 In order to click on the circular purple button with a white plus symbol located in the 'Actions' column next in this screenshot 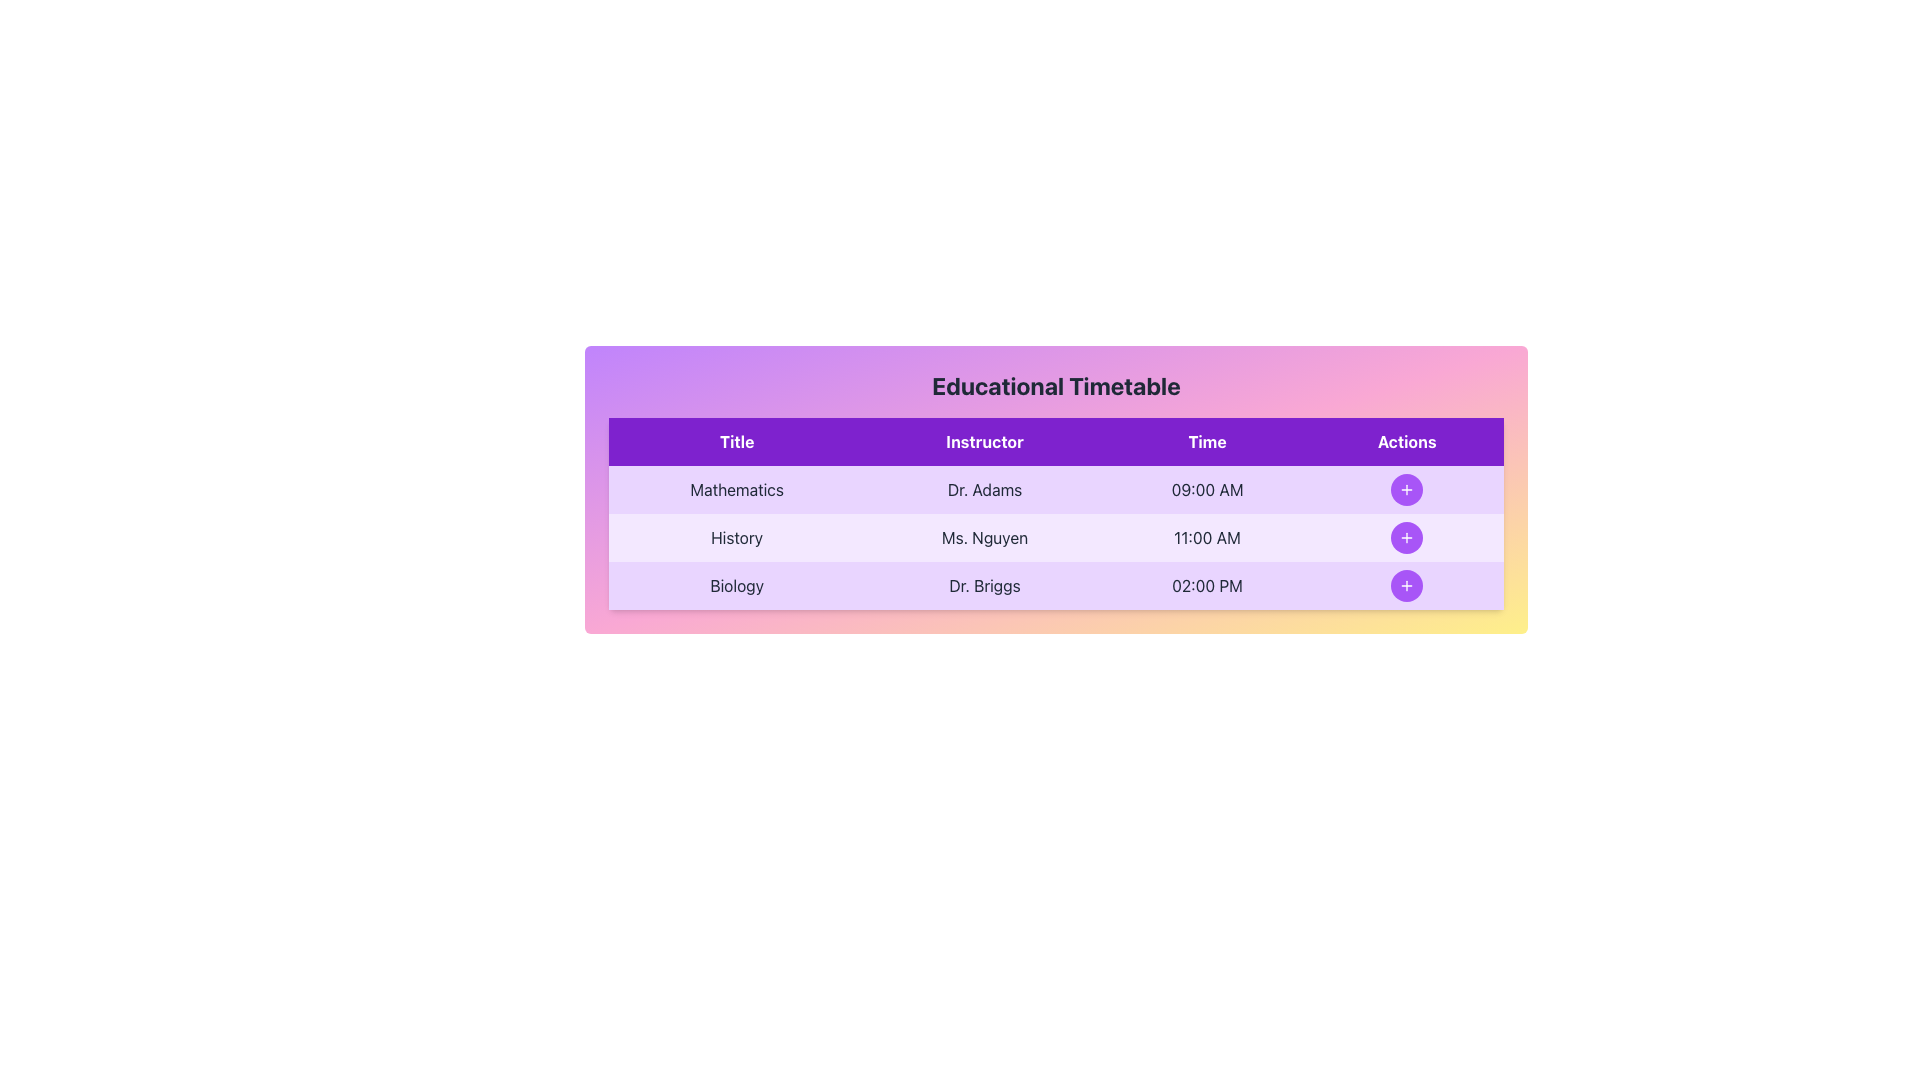, I will do `click(1406, 585)`.